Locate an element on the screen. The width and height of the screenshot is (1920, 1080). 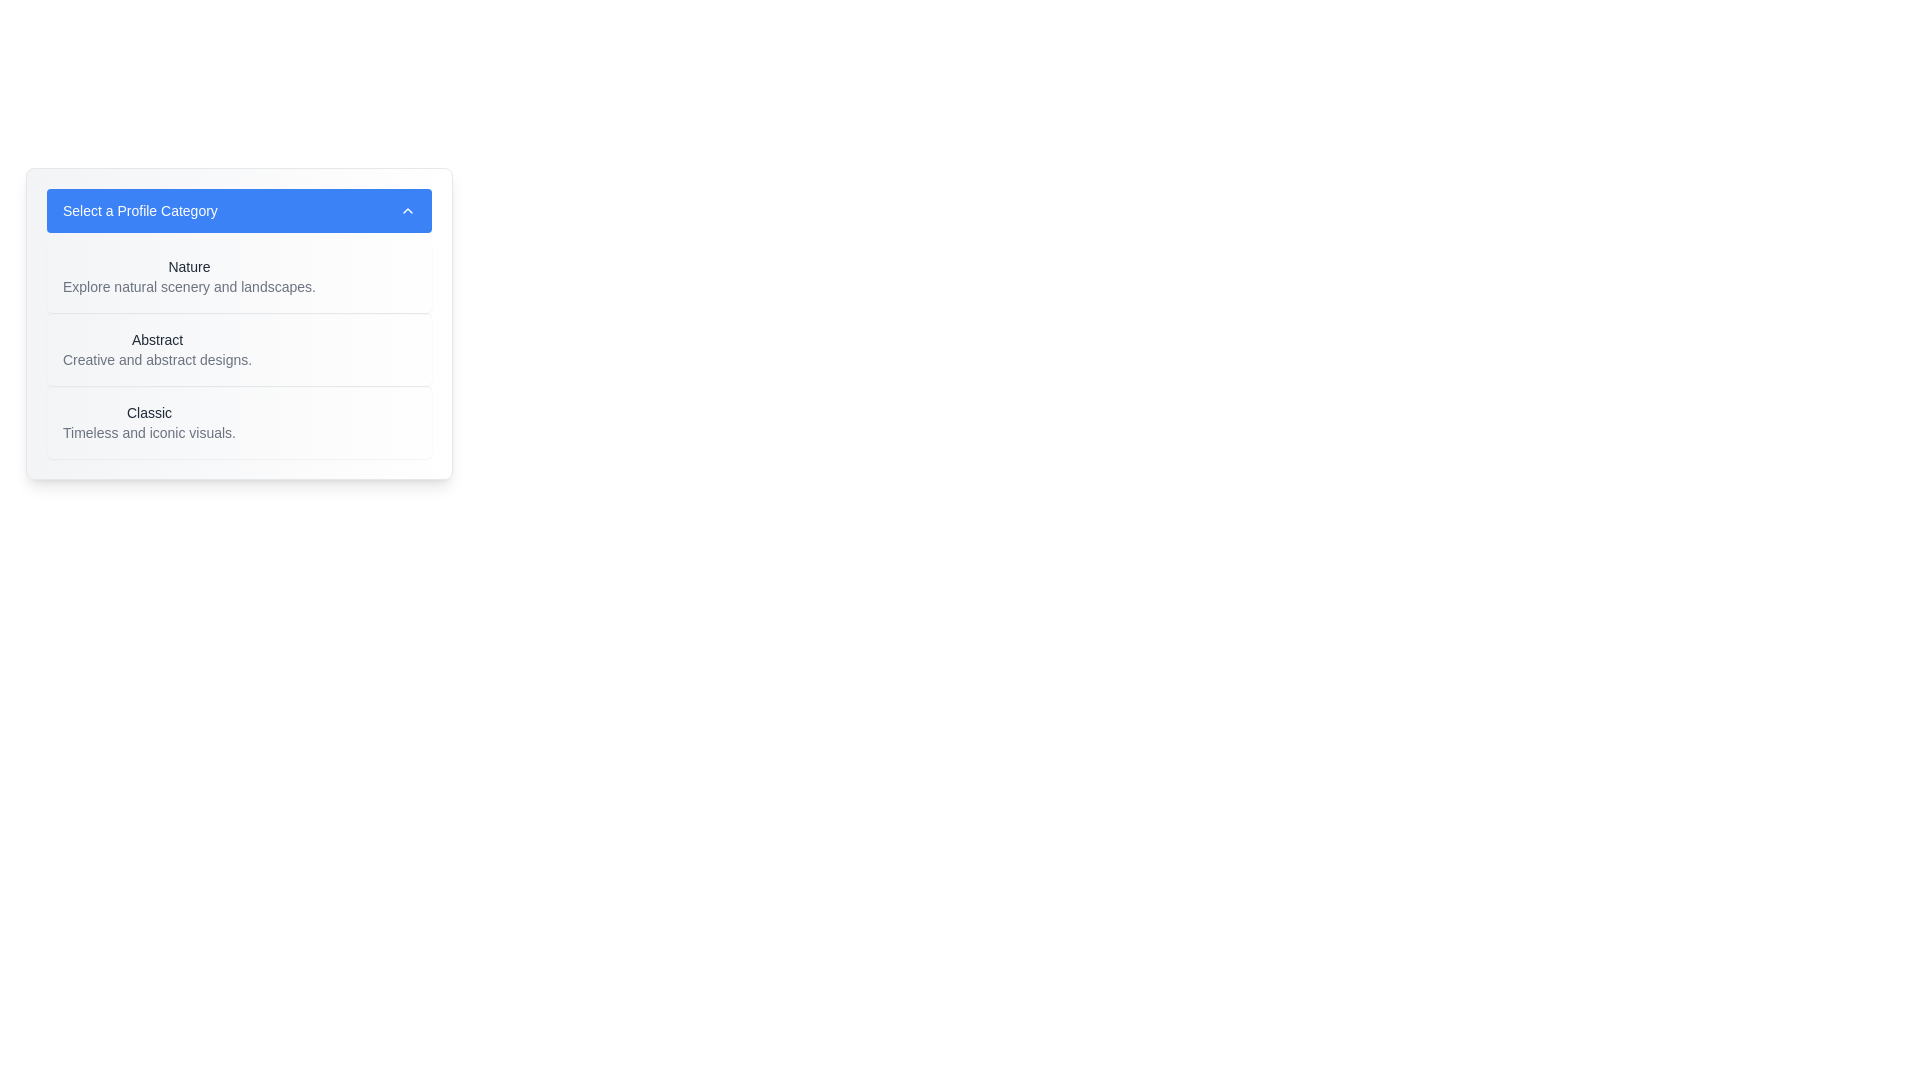
to select the 'Classic' option from the third entry in the dropdown menu, which is styled with a medium-weight dark gray font and includes the description 'Timeless and iconic visuals.' is located at coordinates (148, 422).